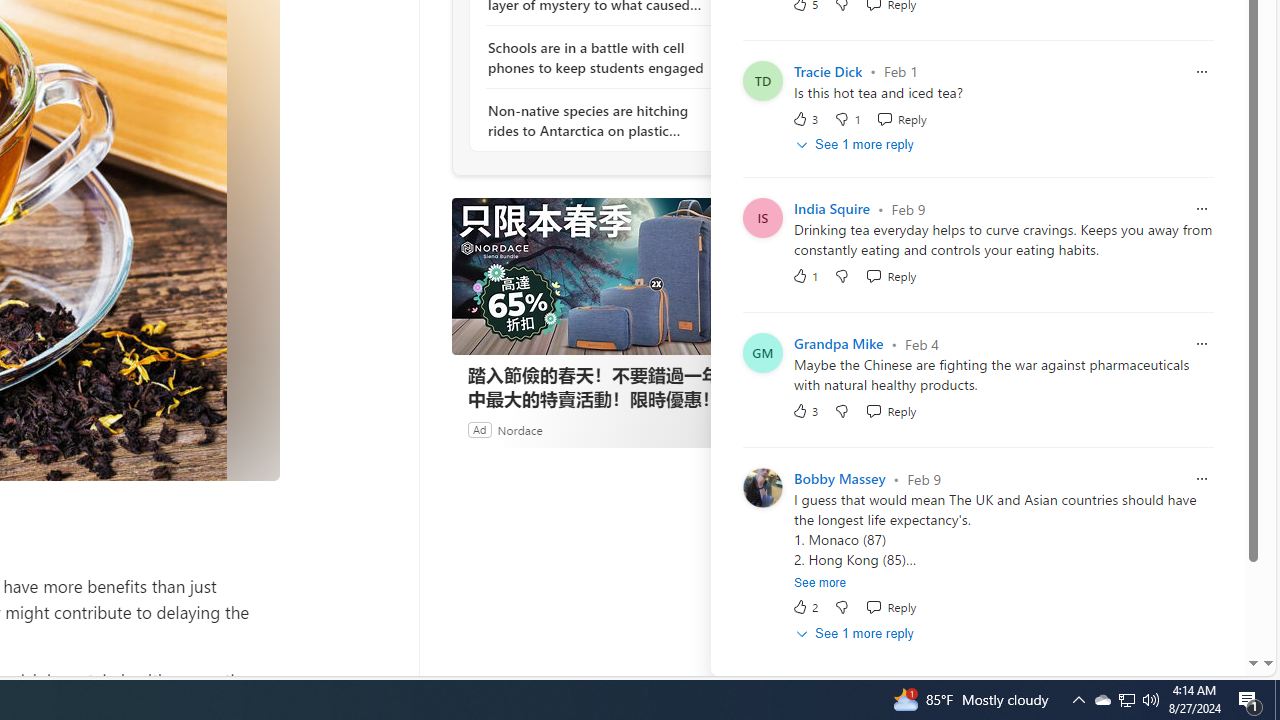 This screenshot has width=1280, height=720. I want to click on 'Report comment', so click(1200, 479).